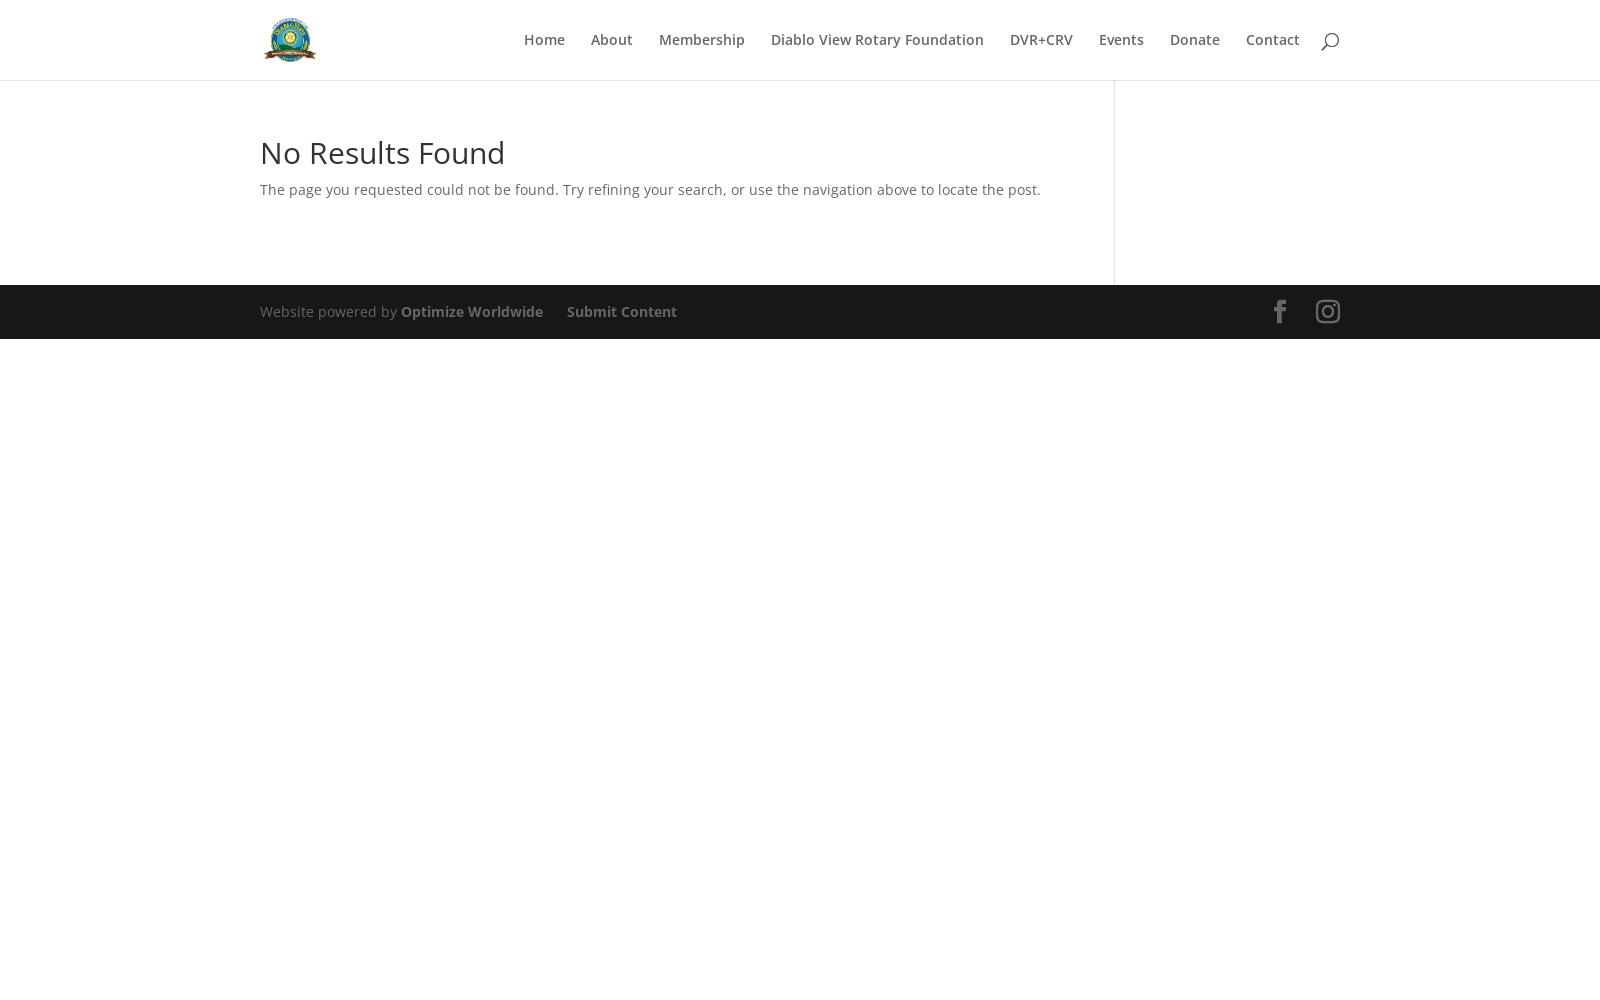 The width and height of the screenshot is (1600, 1000). I want to click on 'Website powered by', so click(330, 310).